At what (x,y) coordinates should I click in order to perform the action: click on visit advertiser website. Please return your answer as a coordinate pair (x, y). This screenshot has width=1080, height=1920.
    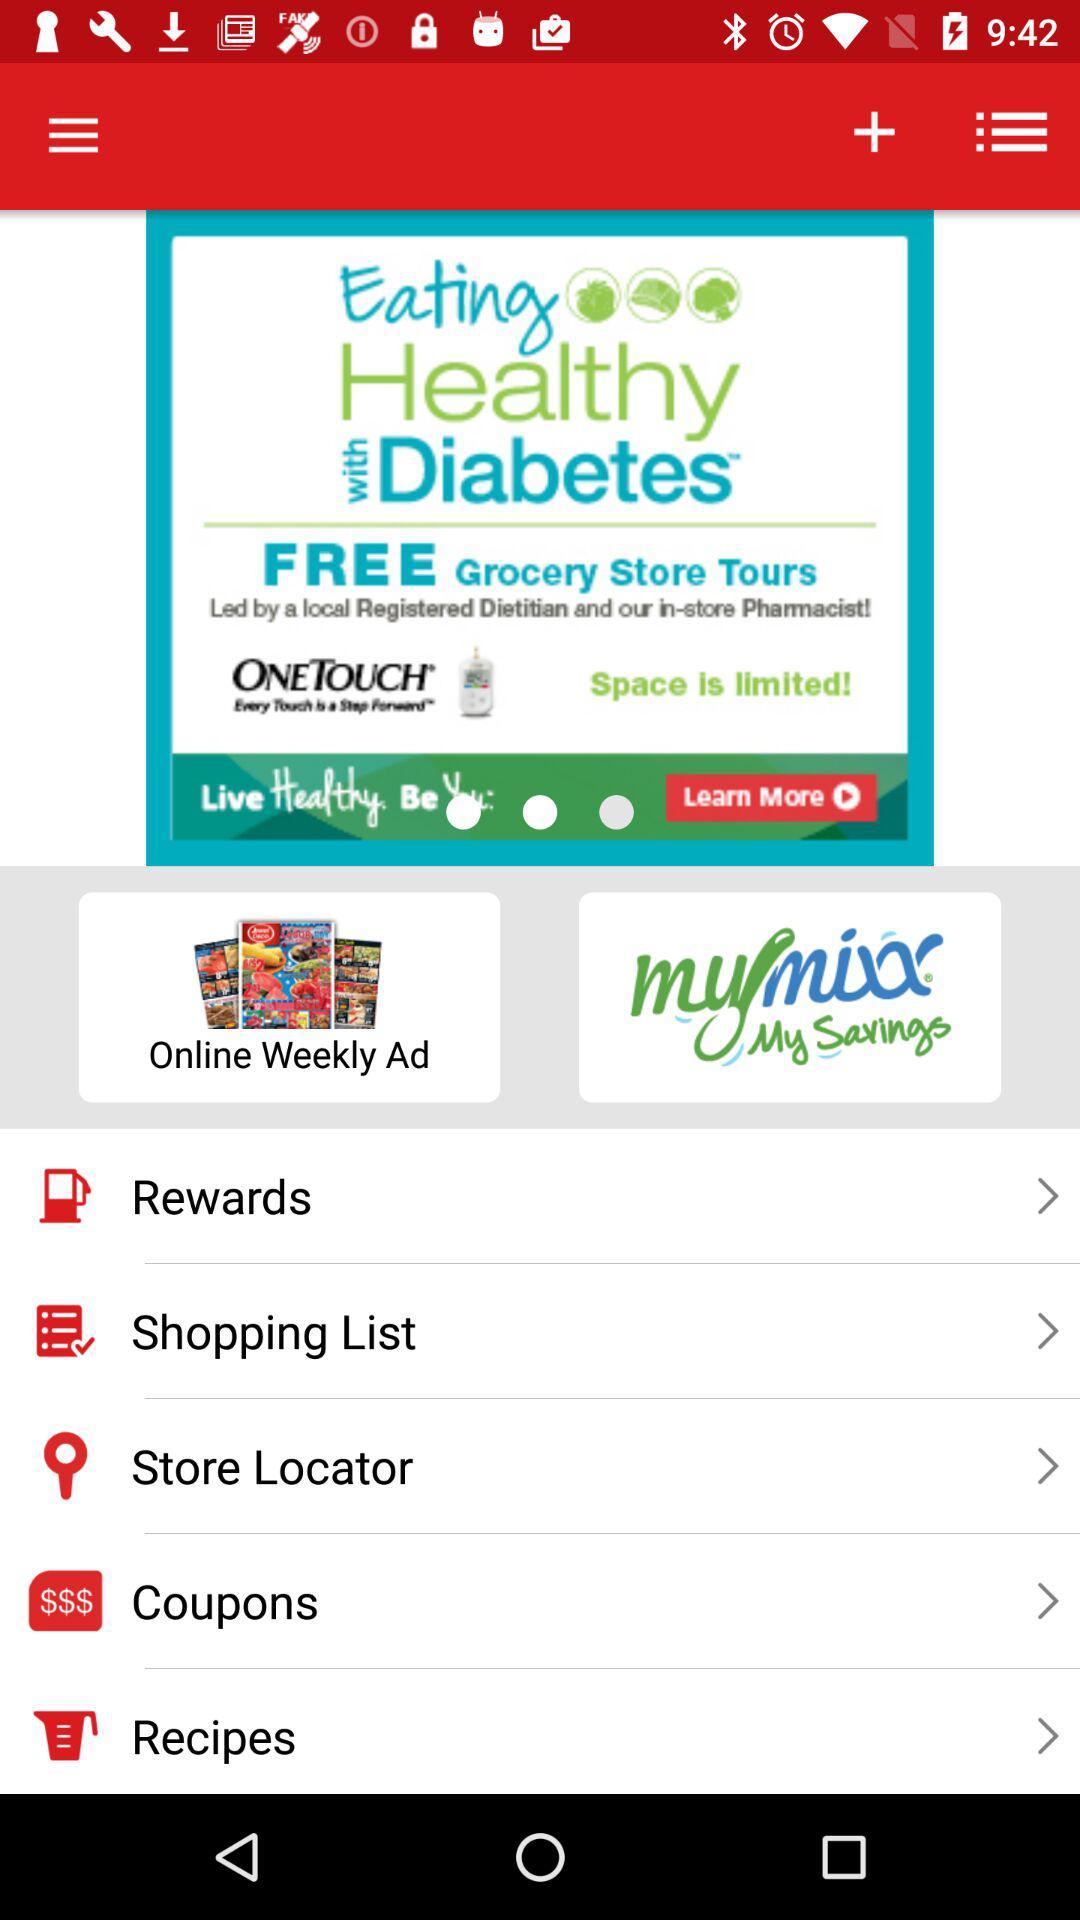
    Looking at the image, I should click on (540, 538).